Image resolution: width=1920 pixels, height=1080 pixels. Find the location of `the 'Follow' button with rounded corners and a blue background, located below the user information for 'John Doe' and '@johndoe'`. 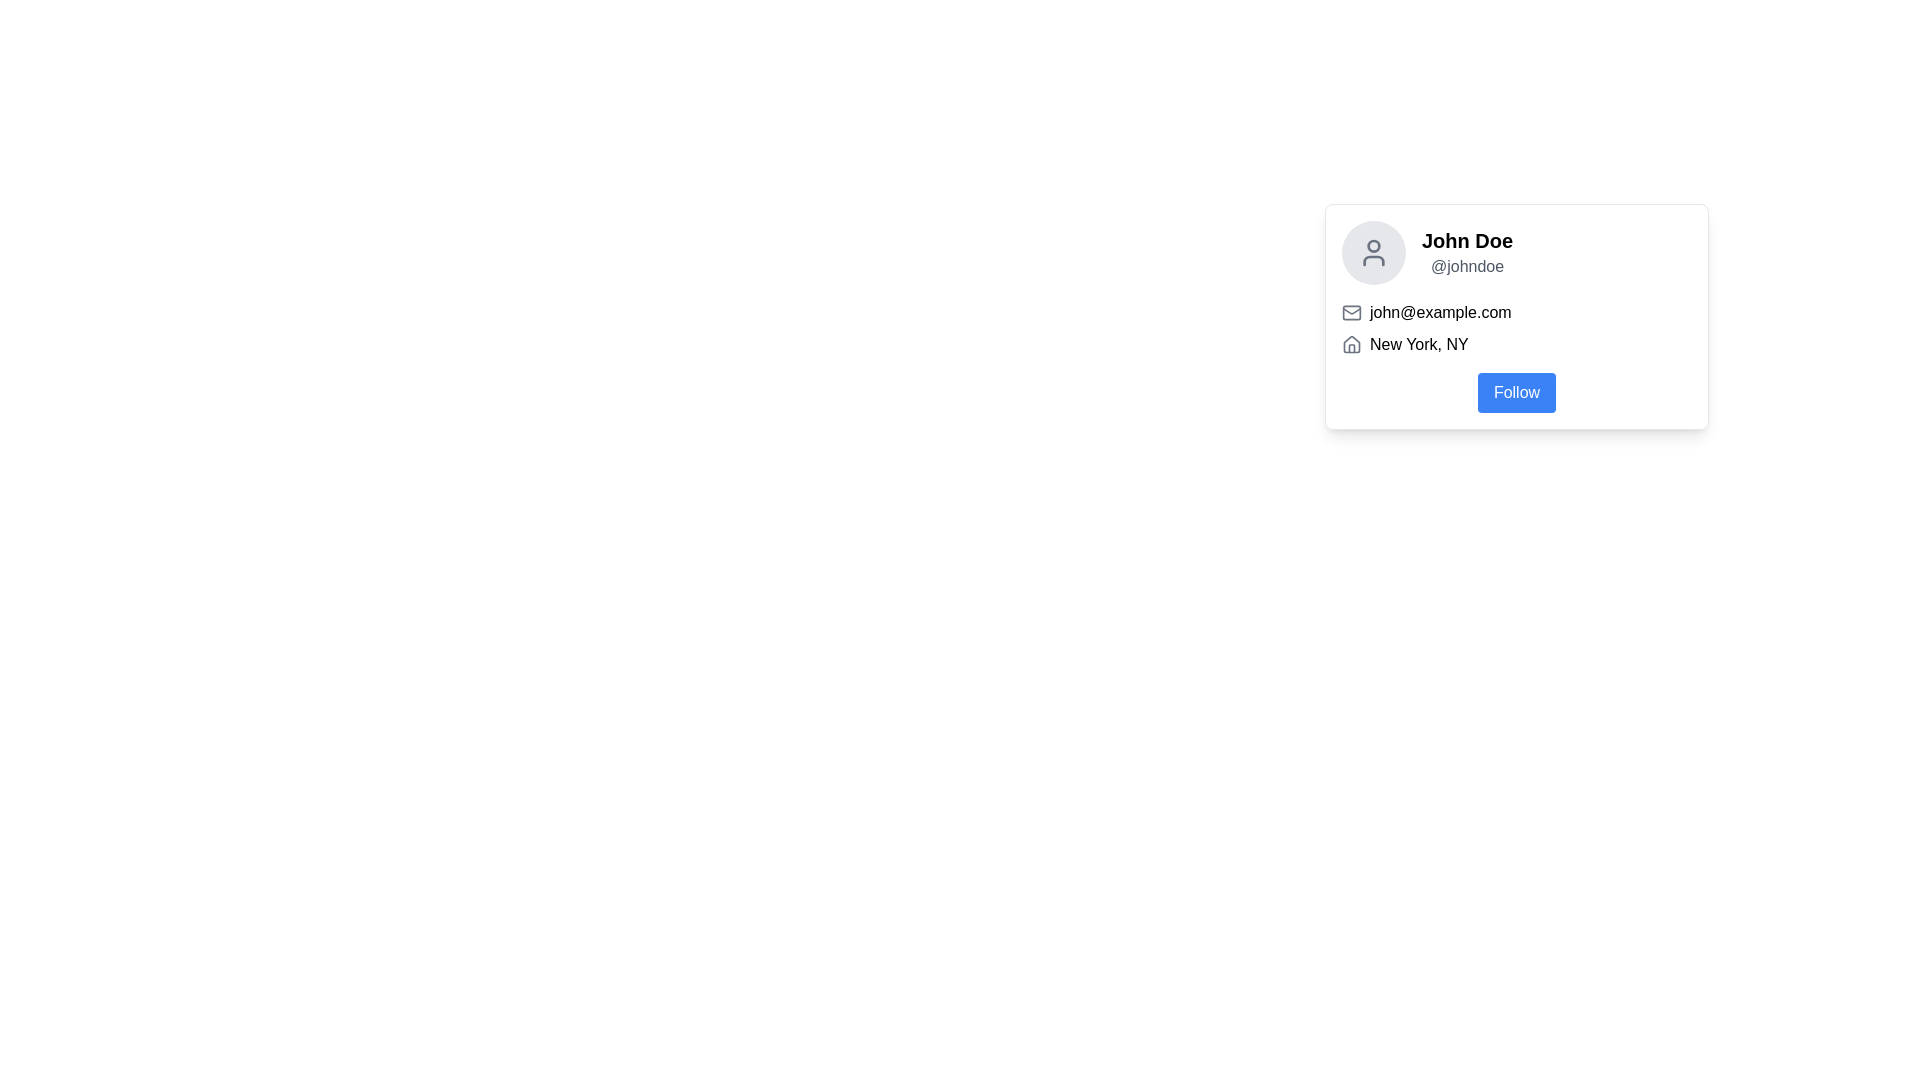

the 'Follow' button with rounded corners and a blue background, located below the user information for 'John Doe' and '@johndoe' is located at coordinates (1516, 393).